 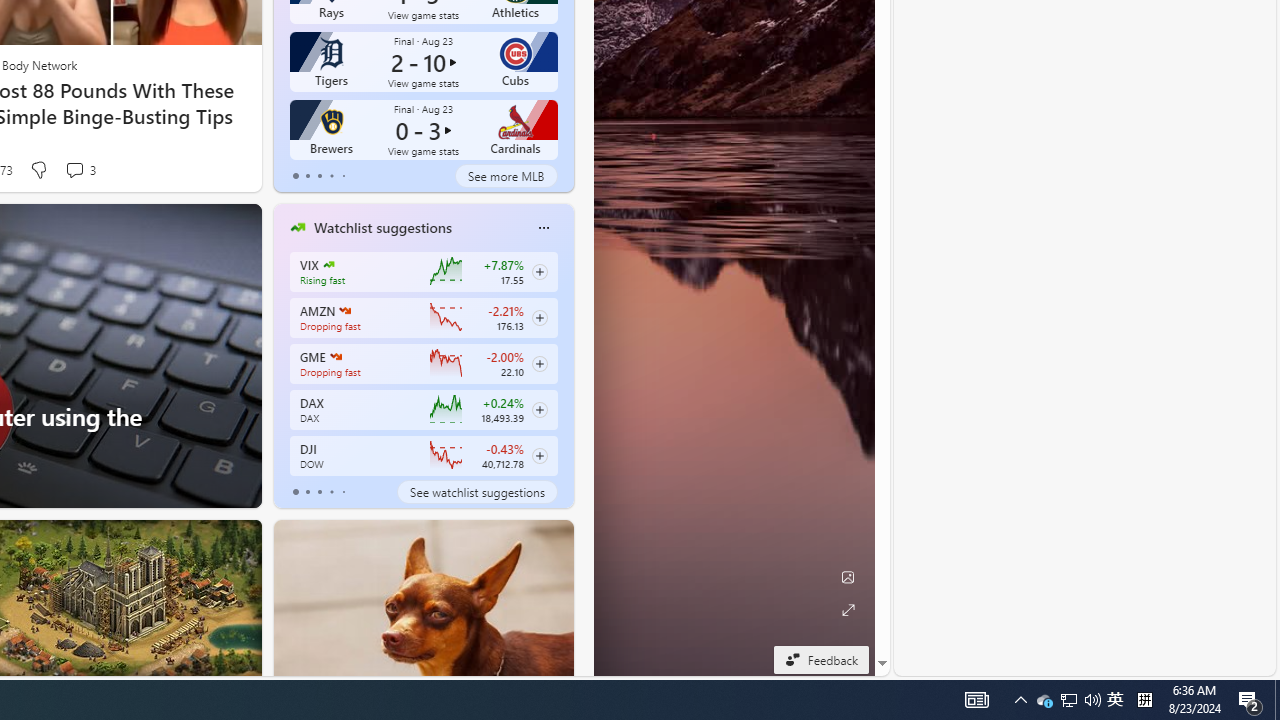 What do you see at coordinates (475, 492) in the screenshot?
I see `'See watchlist suggestions'` at bounding box center [475, 492].